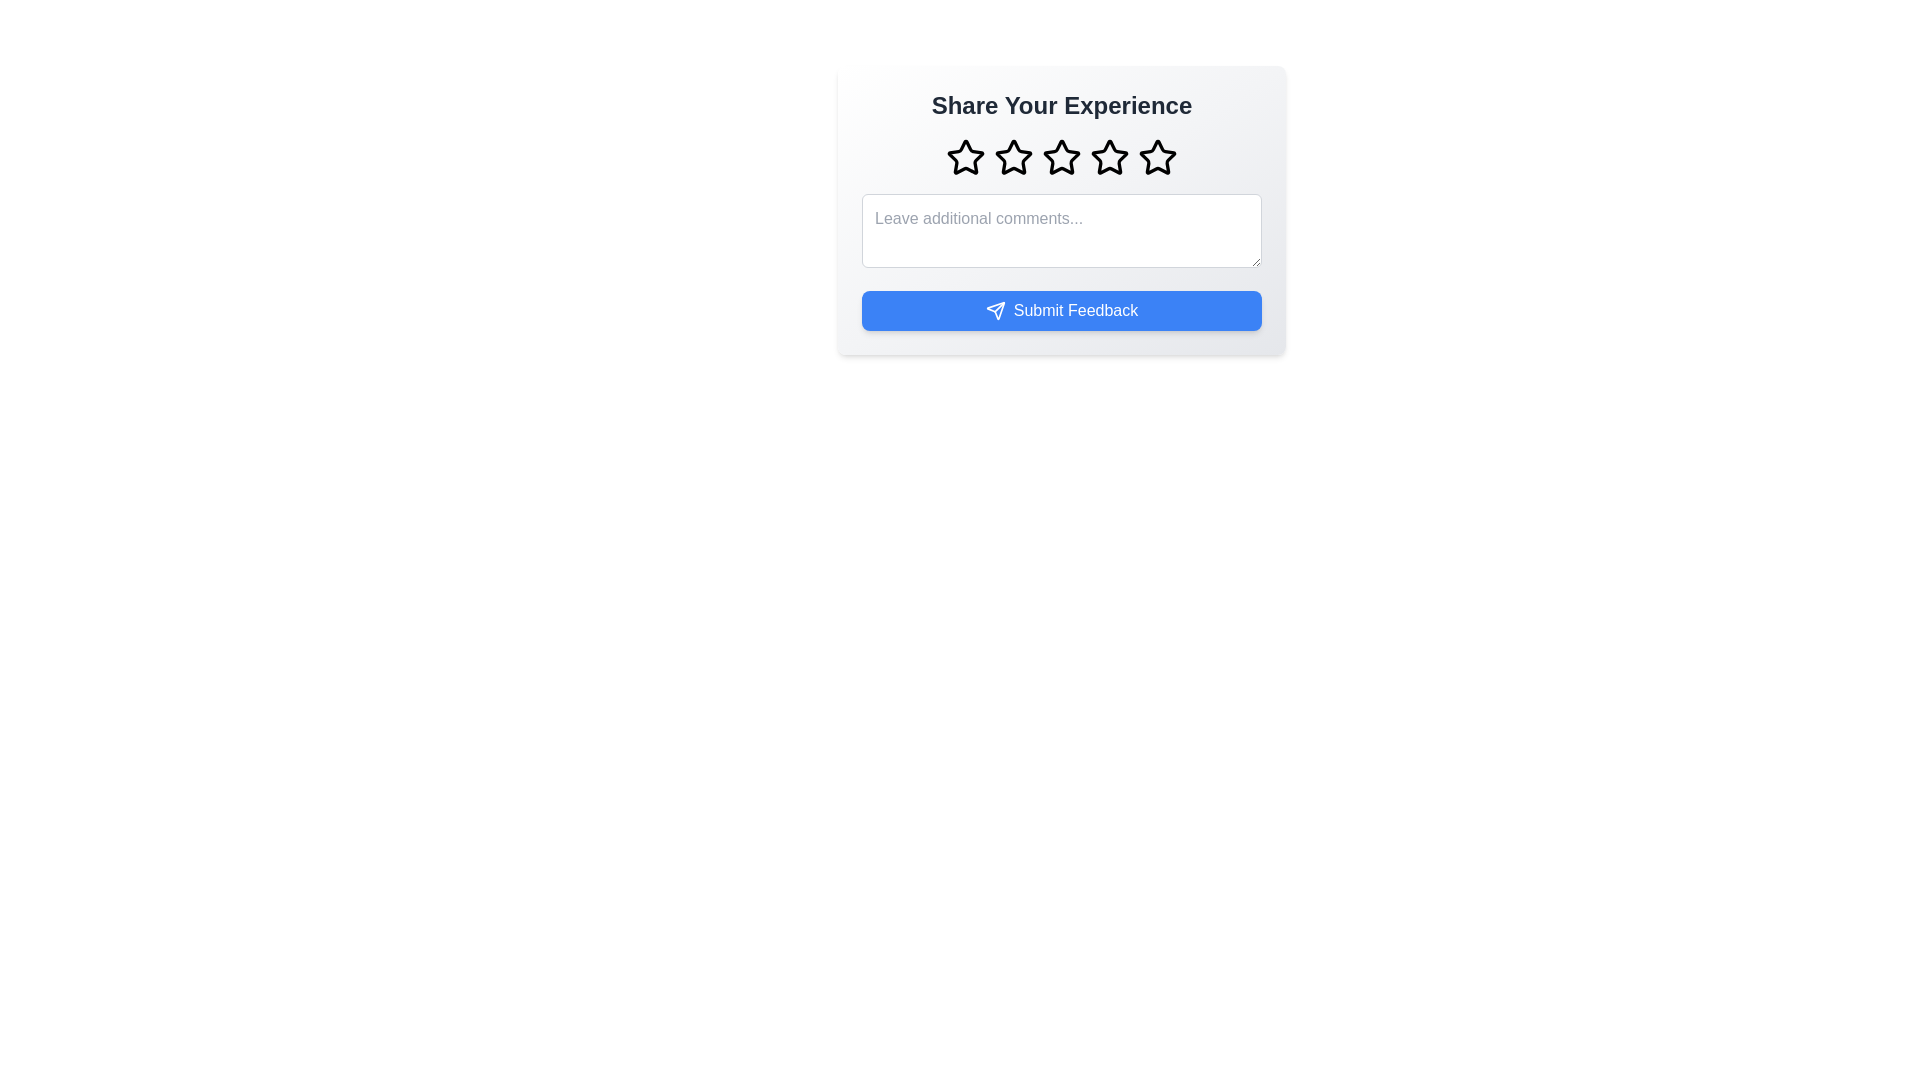 Image resolution: width=1920 pixels, height=1080 pixels. What do you see at coordinates (1060, 210) in the screenshot?
I see `the text input area below the title 'Share Your Experience' and the row of stars to focus on it` at bounding box center [1060, 210].